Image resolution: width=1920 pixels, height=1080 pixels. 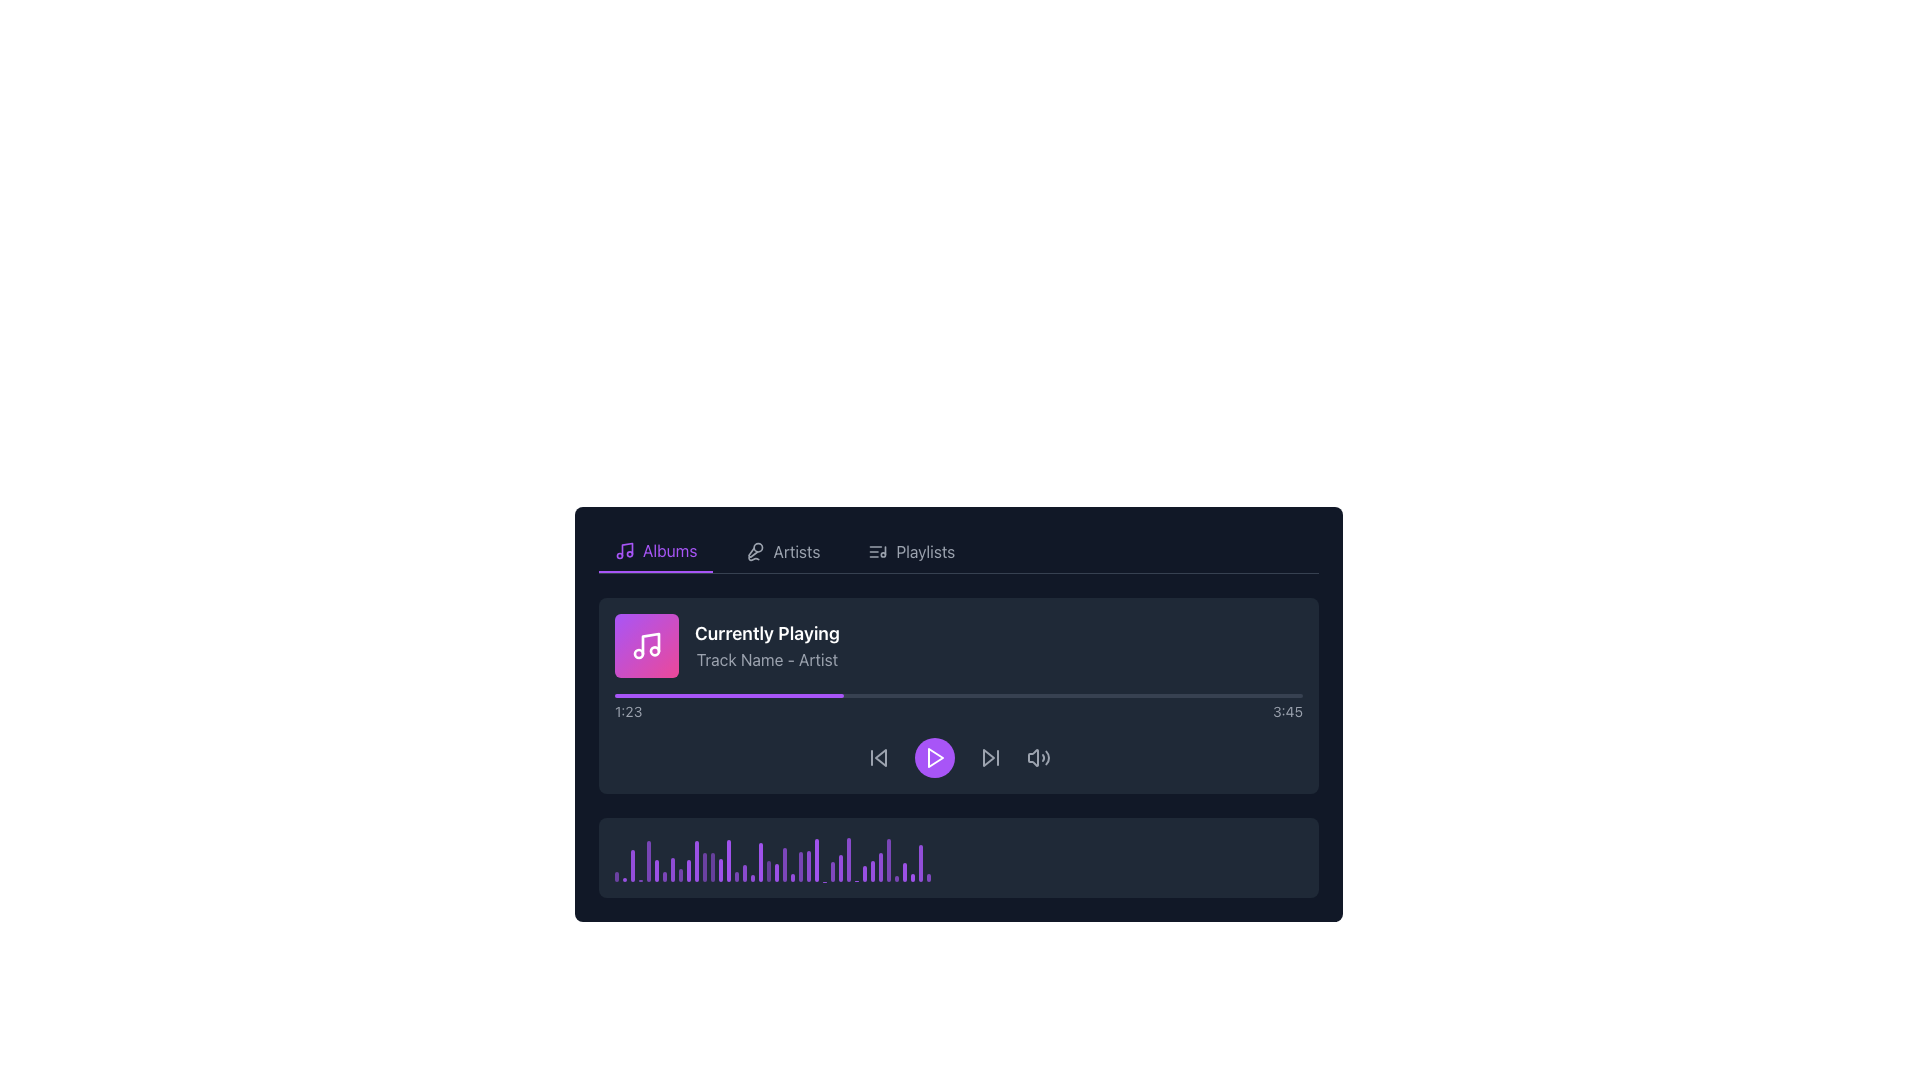 What do you see at coordinates (776, 871) in the screenshot?
I see `the purple vertical waveform progress bar, which is the 21st bar from the left in the waveform section of the music player interface` at bounding box center [776, 871].